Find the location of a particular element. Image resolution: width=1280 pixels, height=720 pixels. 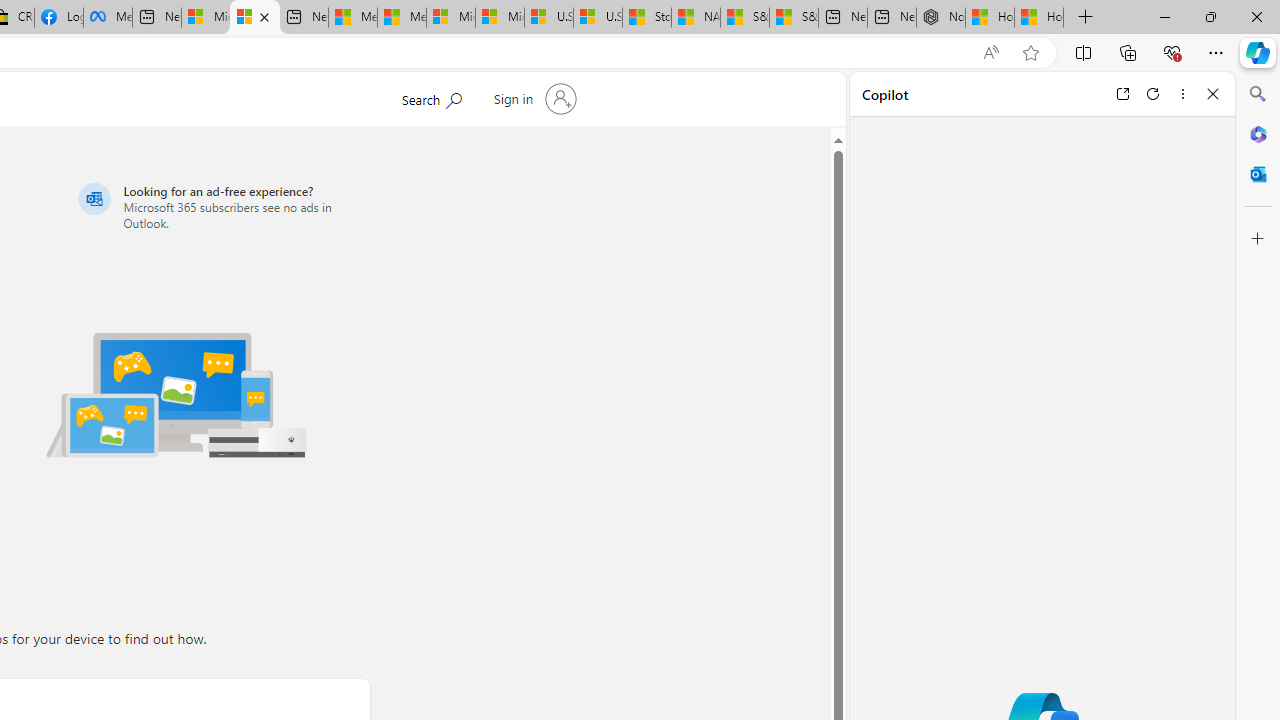

'Restore' is located at coordinates (1209, 16).